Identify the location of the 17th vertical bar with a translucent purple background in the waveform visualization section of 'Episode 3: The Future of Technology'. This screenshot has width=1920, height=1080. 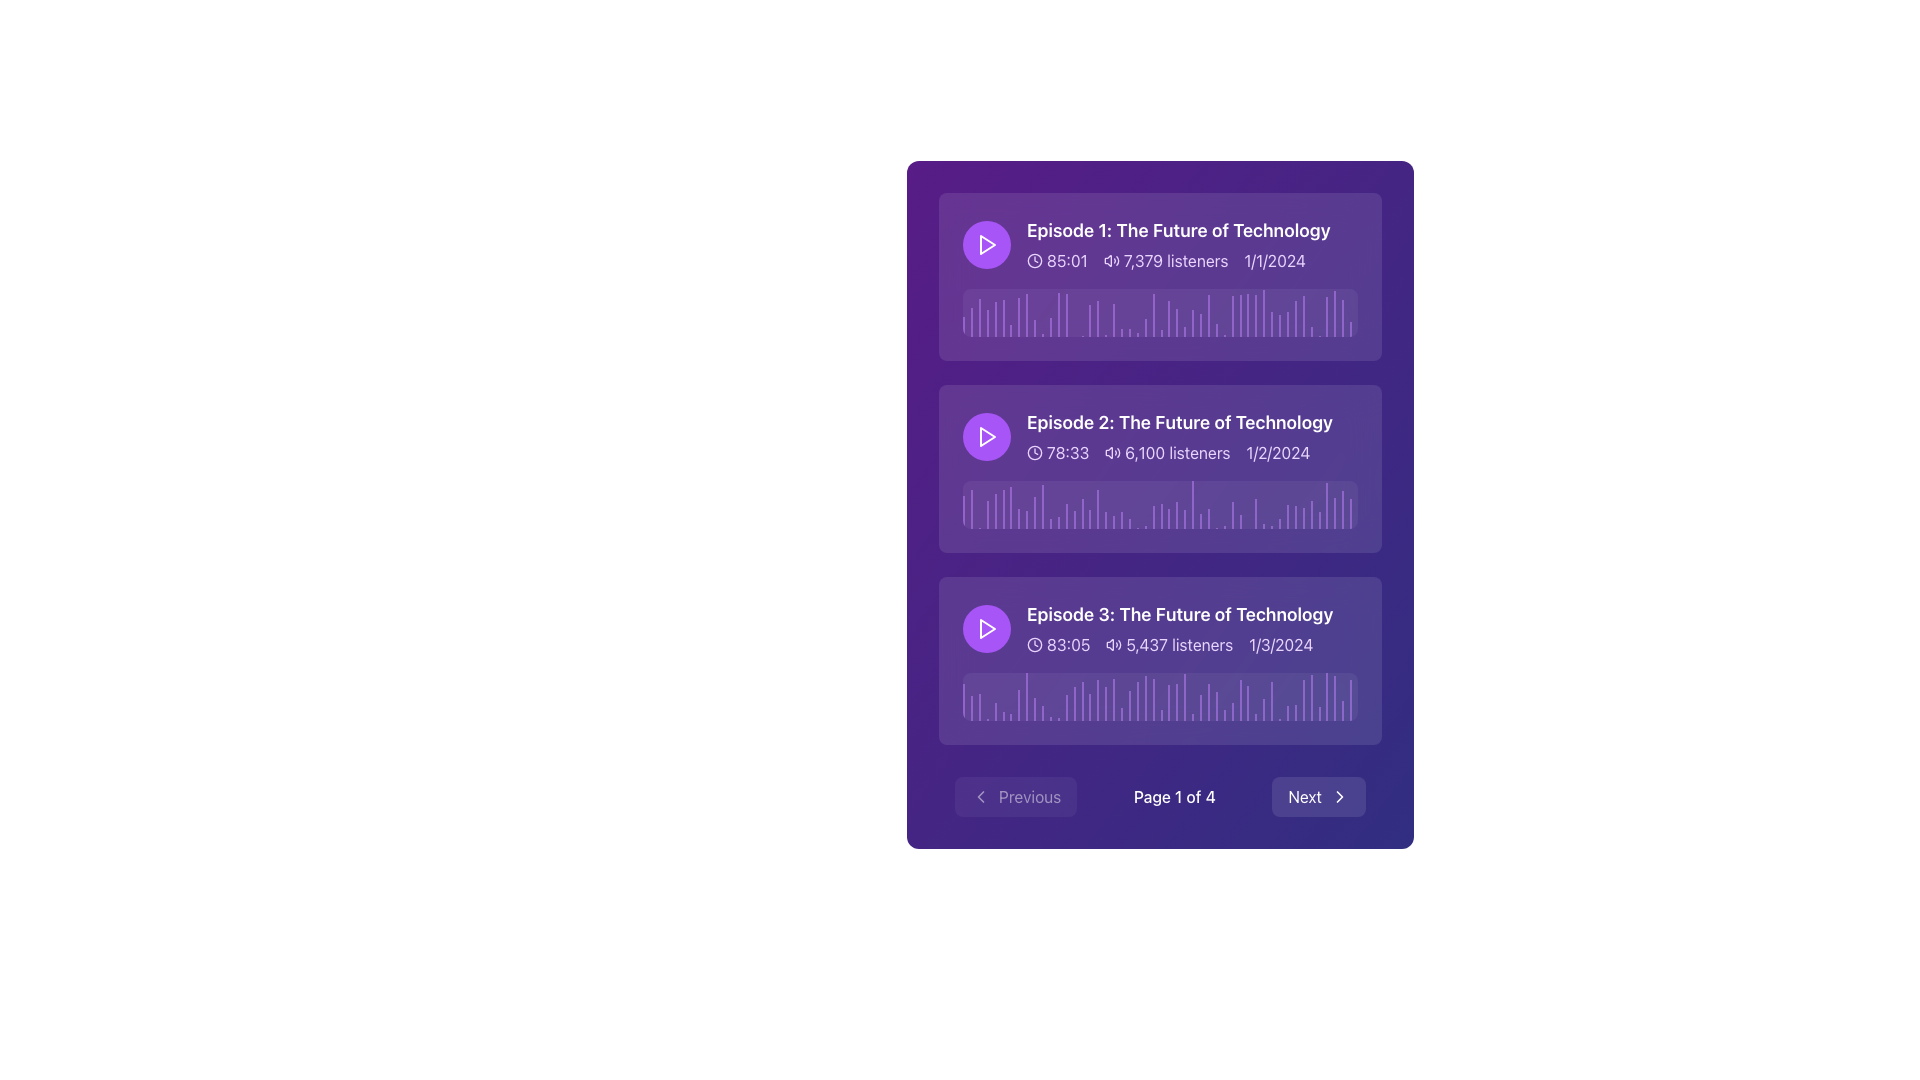
(1089, 706).